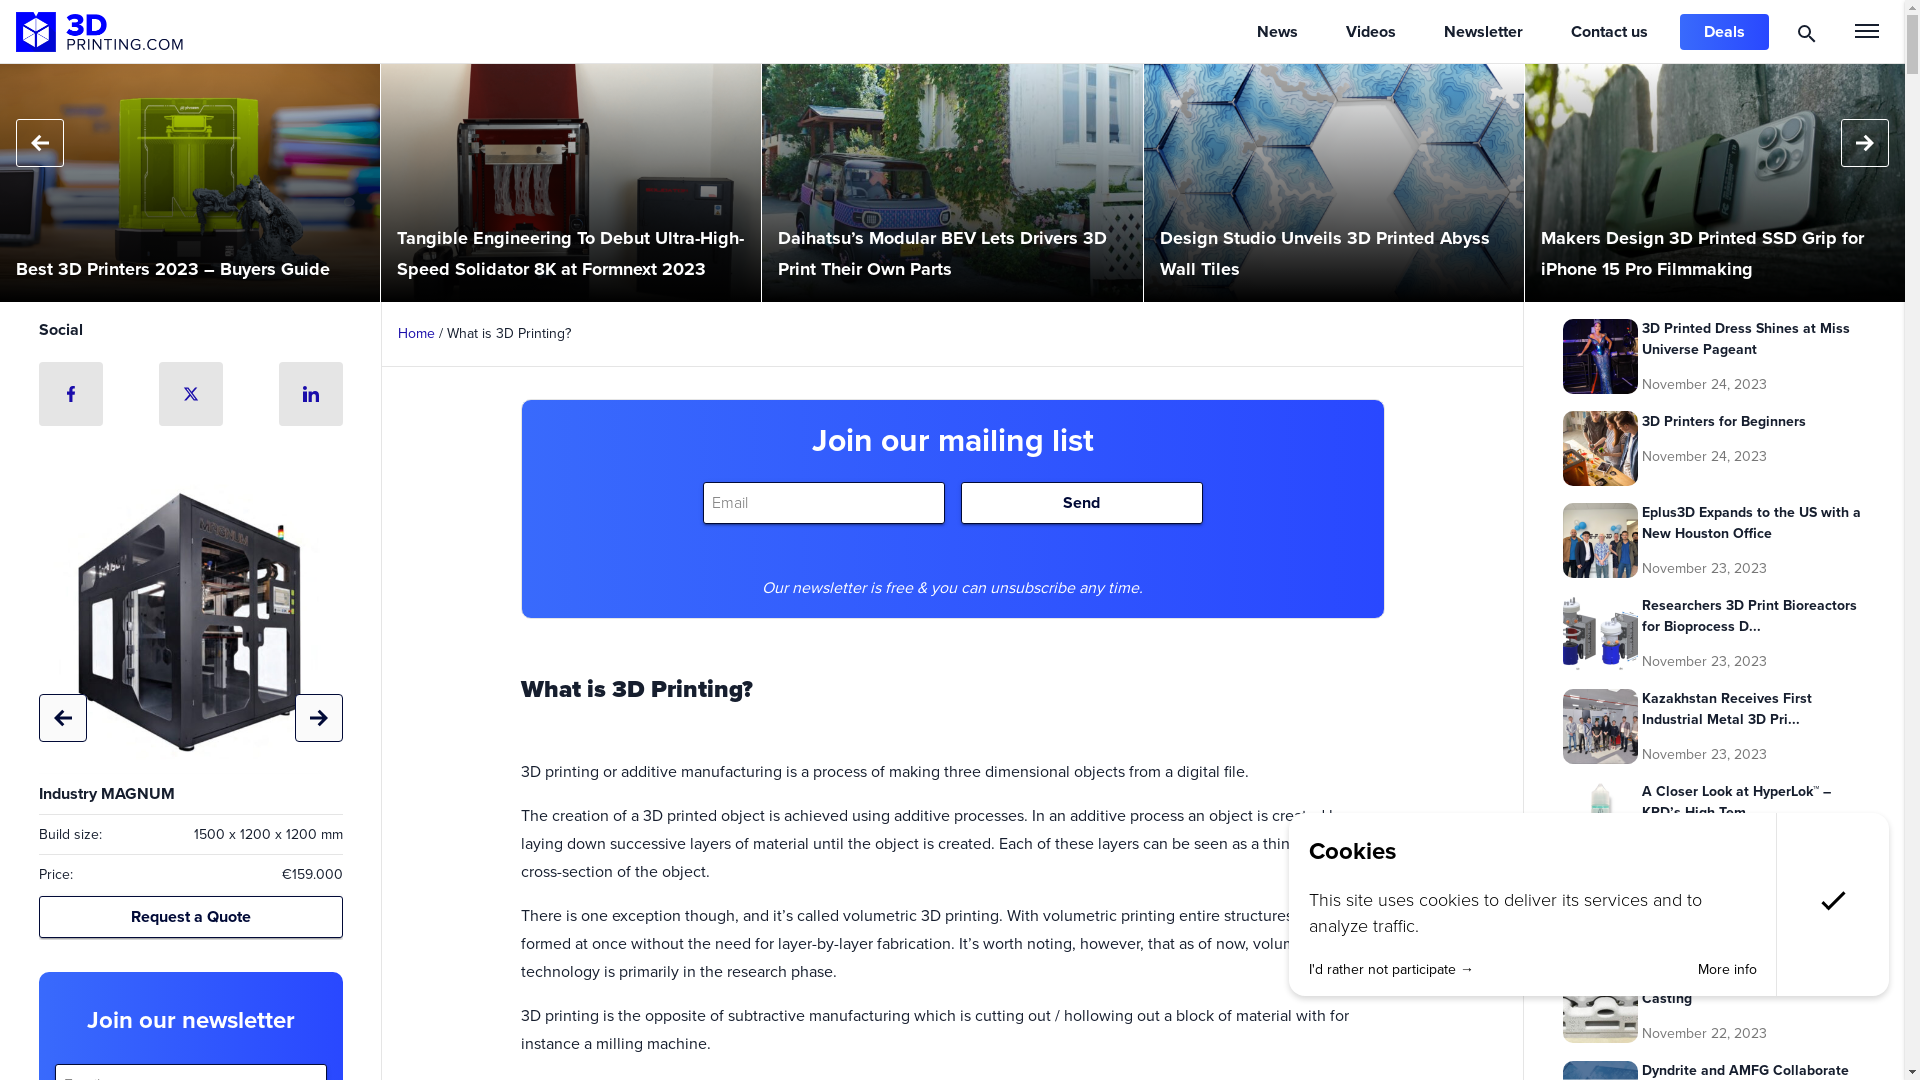  What do you see at coordinates (1723, 31) in the screenshot?
I see `'Deals'` at bounding box center [1723, 31].